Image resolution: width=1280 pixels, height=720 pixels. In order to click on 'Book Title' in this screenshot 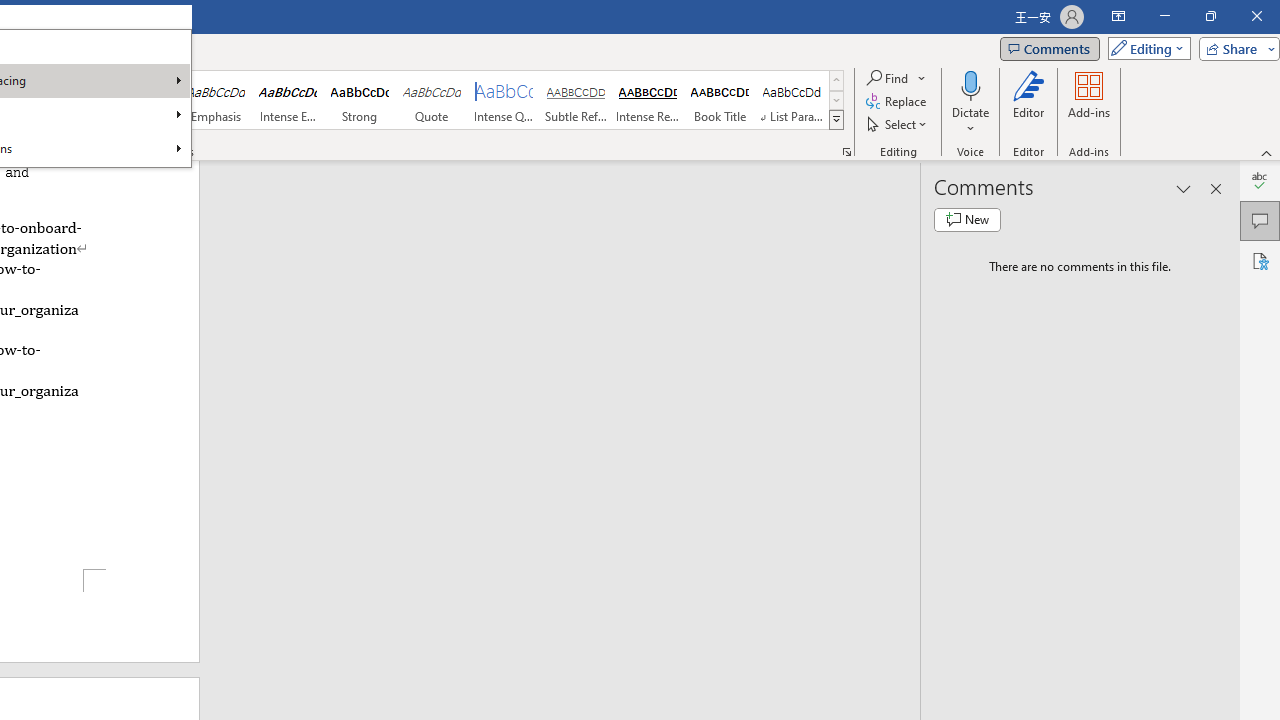, I will do `click(720, 100)`.